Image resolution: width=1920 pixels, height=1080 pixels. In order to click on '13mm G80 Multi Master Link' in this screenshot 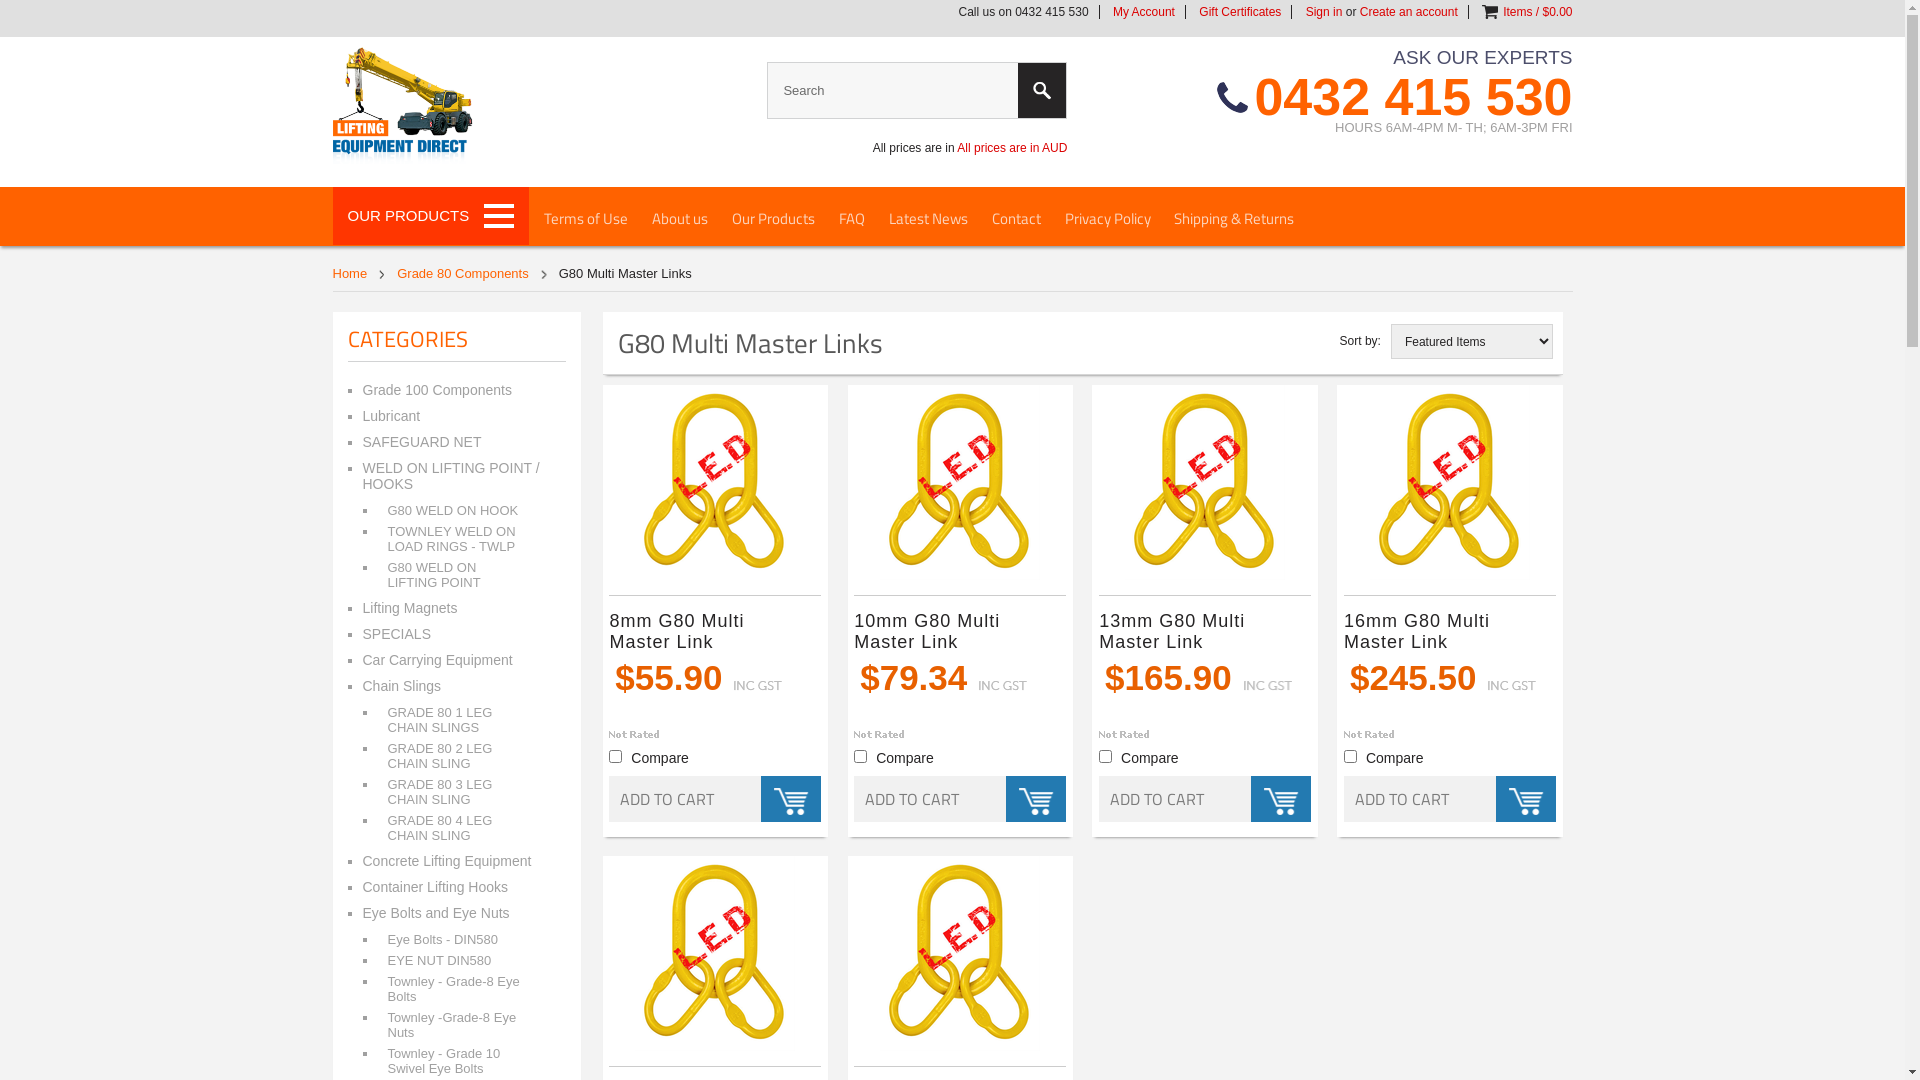, I will do `click(1198, 634)`.